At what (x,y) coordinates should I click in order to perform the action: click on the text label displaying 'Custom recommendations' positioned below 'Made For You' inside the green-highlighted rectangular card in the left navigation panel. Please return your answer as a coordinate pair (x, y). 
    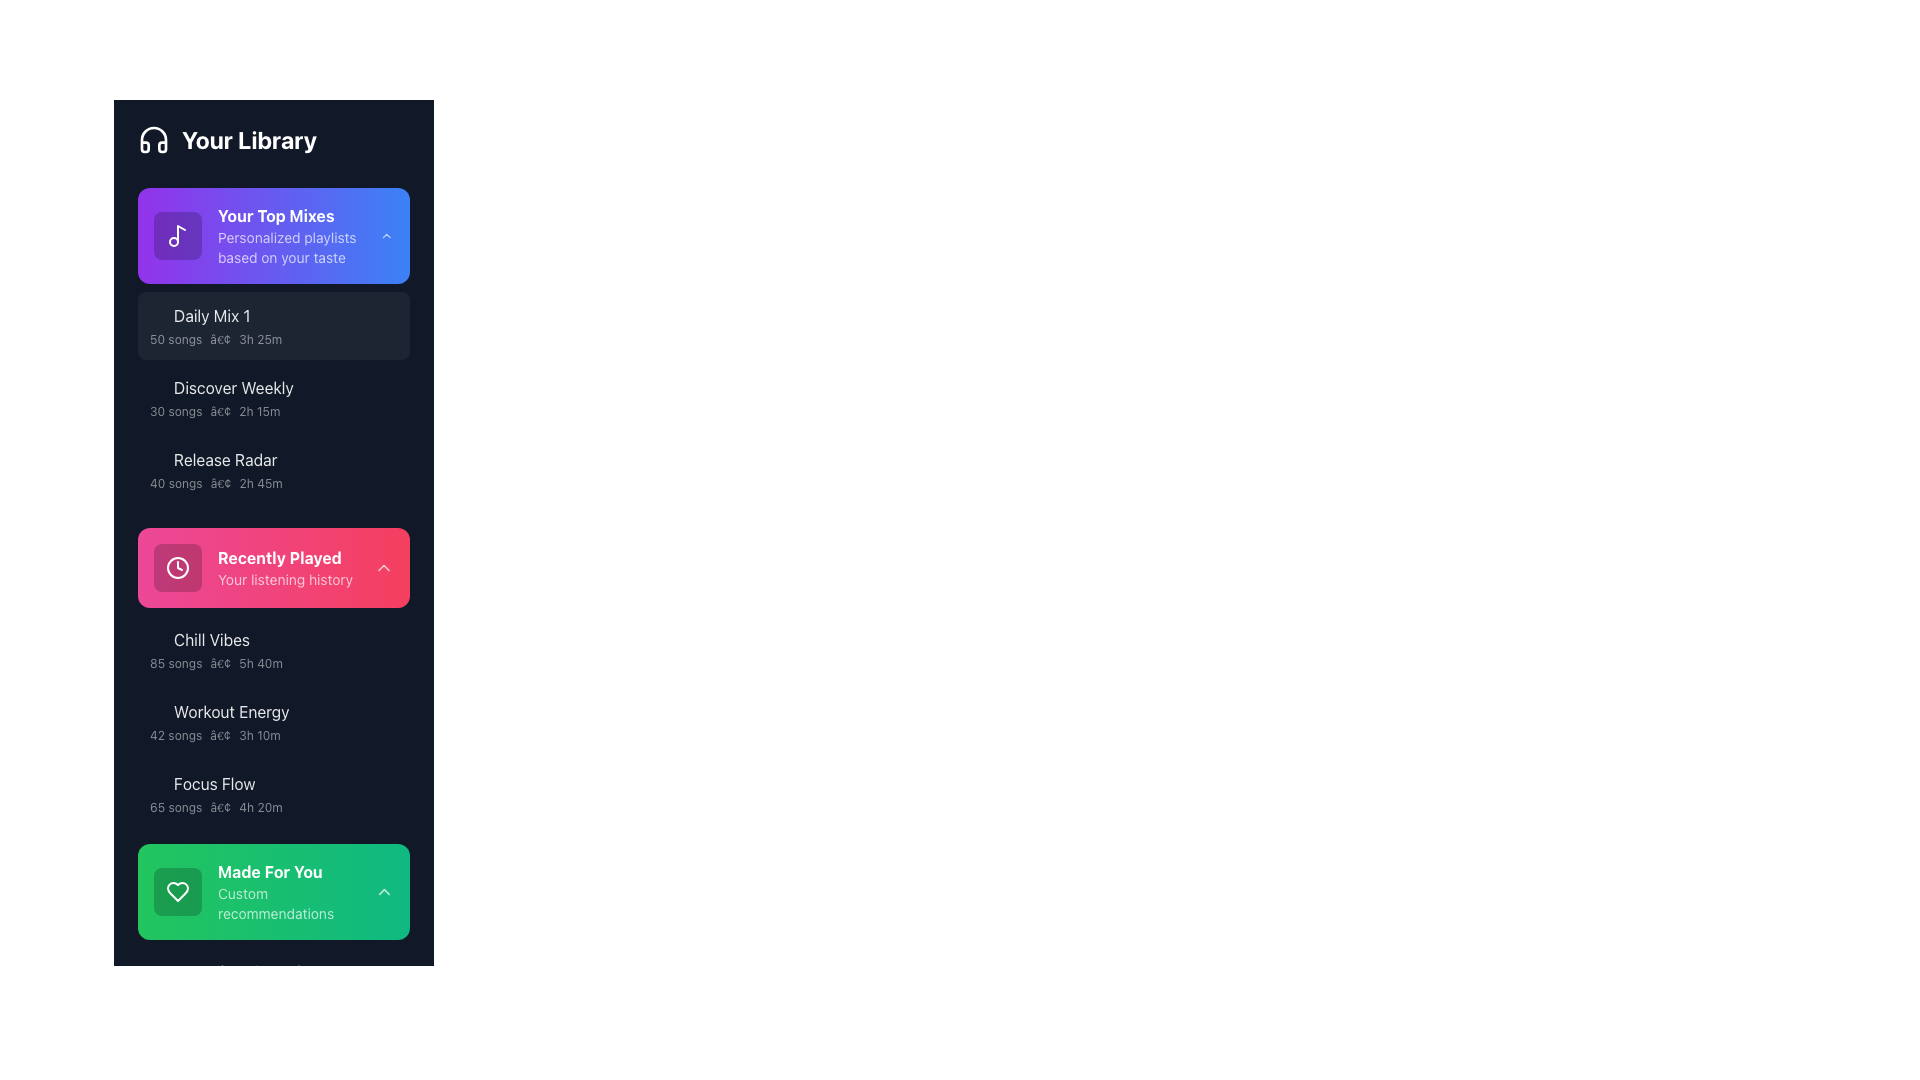
    Looking at the image, I should click on (295, 903).